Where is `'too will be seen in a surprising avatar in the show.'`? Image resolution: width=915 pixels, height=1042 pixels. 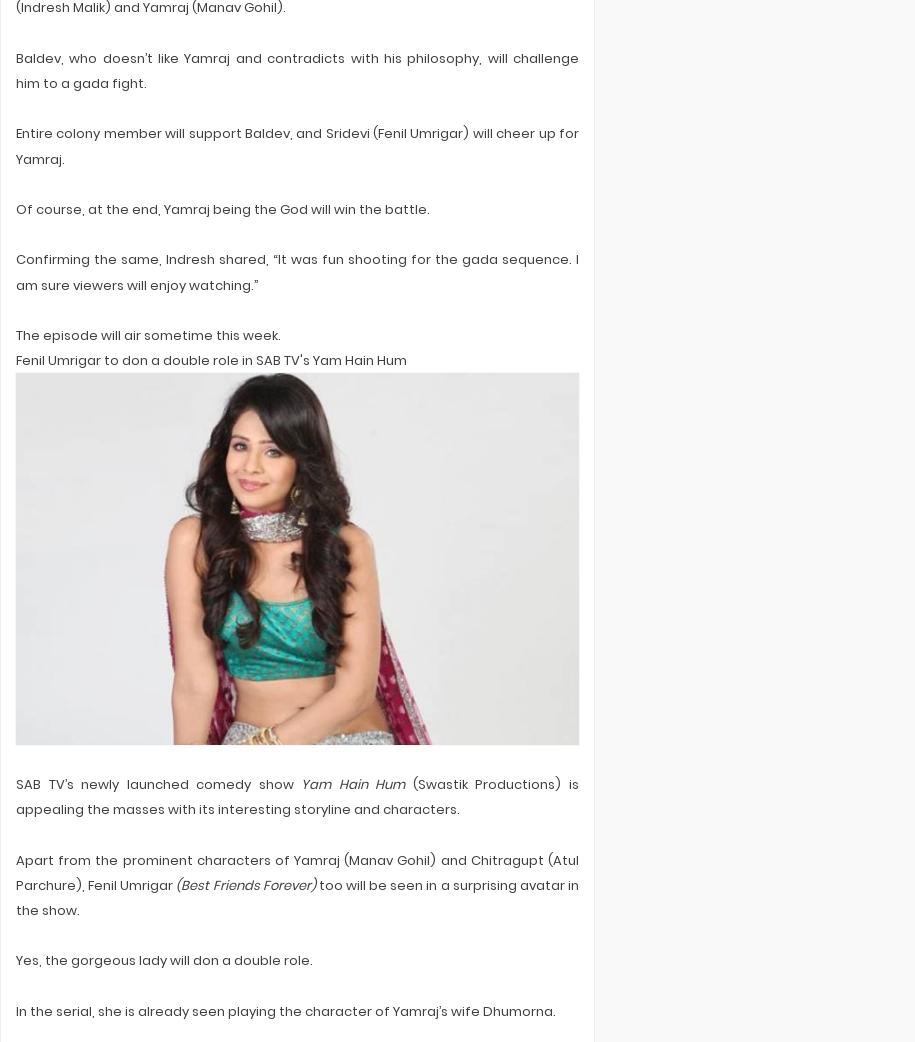 'too will be seen in a surprising avatar in the show.' is located at coordinates (16, 896).